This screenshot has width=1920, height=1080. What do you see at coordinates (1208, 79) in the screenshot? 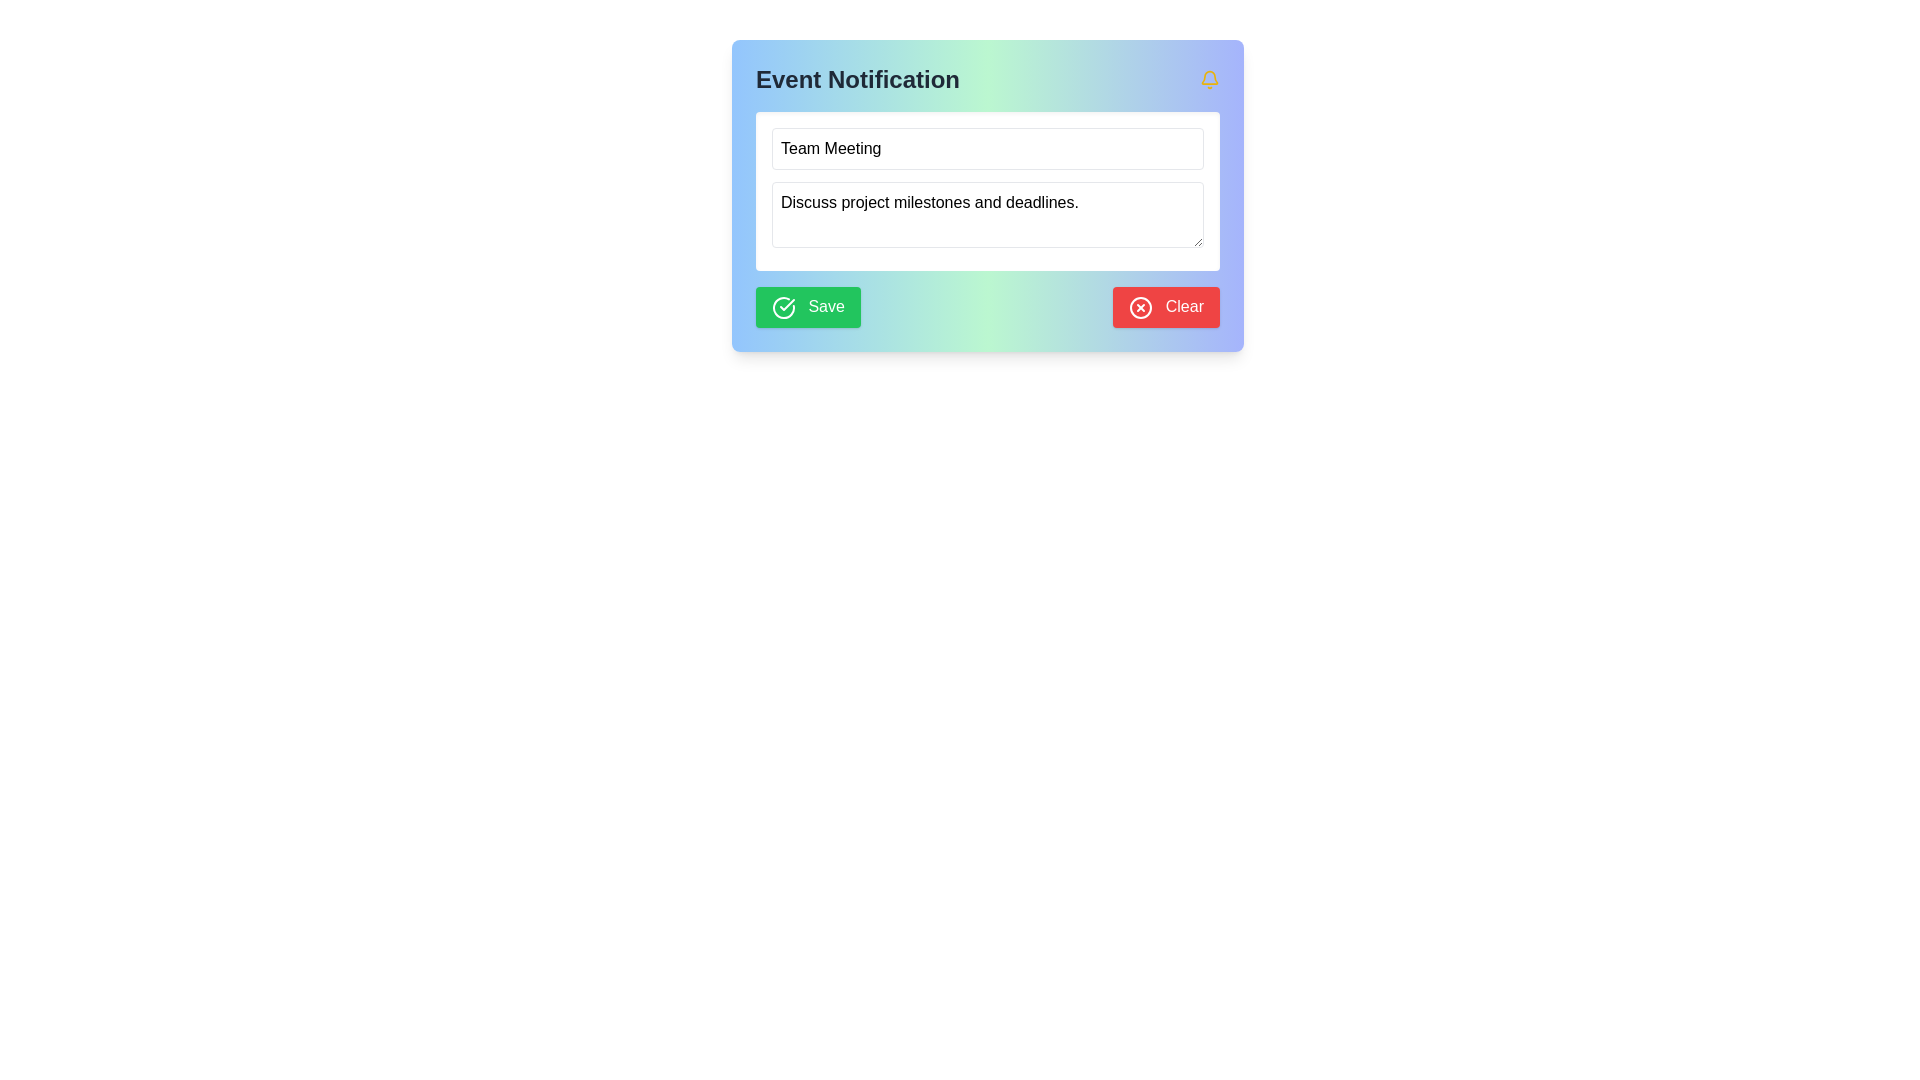
I see `the notification icon located at the top right corner of the notification panel, adjacent to the 'Event Notification' title` at bounding box center [1208, 79].